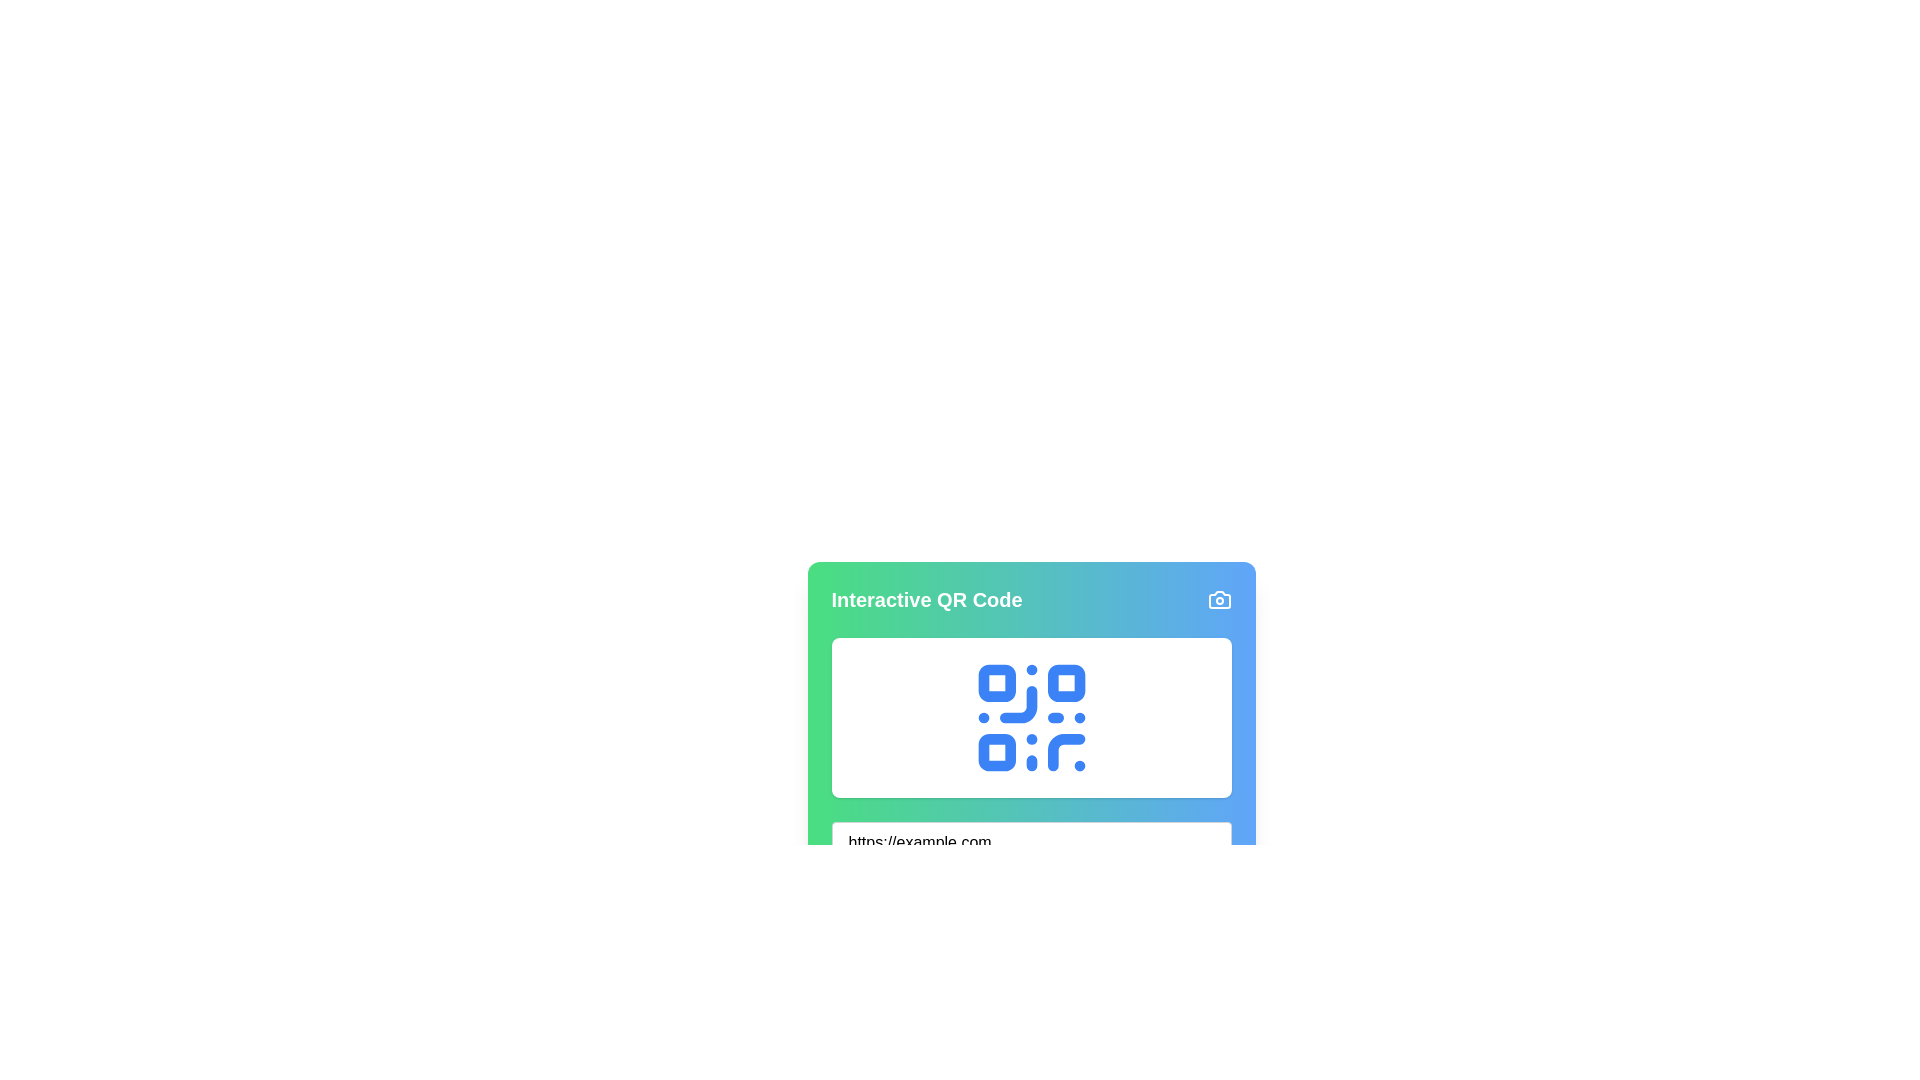  I want to click on the small blue square with rounded corners located in the bottom-left corner of the QR code graphic, so click(996, 752).